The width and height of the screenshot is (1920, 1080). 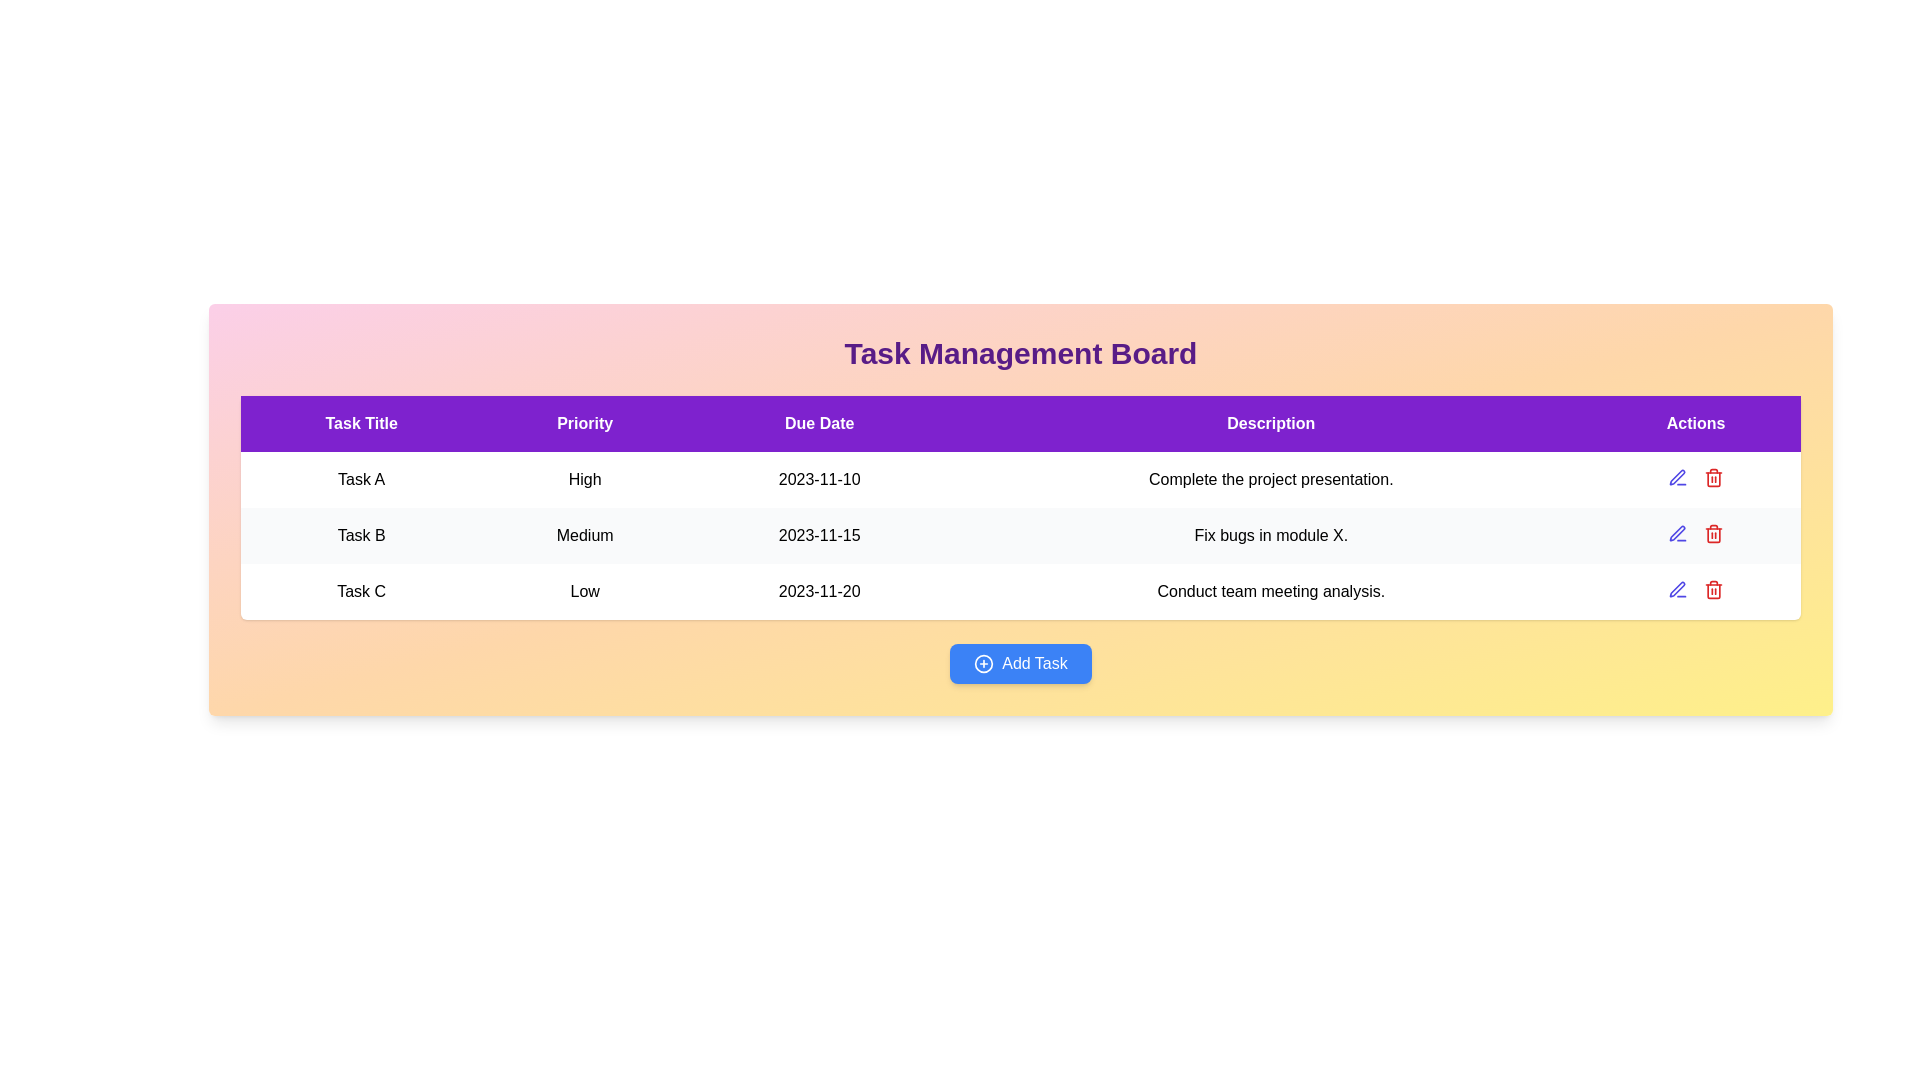 What do you see at coordinates (819, 479) in the screenshot?
I see `the static text display reading '2023-11-10' in the 'Due Date' column of the task details table` at bounding box center [819, 479].